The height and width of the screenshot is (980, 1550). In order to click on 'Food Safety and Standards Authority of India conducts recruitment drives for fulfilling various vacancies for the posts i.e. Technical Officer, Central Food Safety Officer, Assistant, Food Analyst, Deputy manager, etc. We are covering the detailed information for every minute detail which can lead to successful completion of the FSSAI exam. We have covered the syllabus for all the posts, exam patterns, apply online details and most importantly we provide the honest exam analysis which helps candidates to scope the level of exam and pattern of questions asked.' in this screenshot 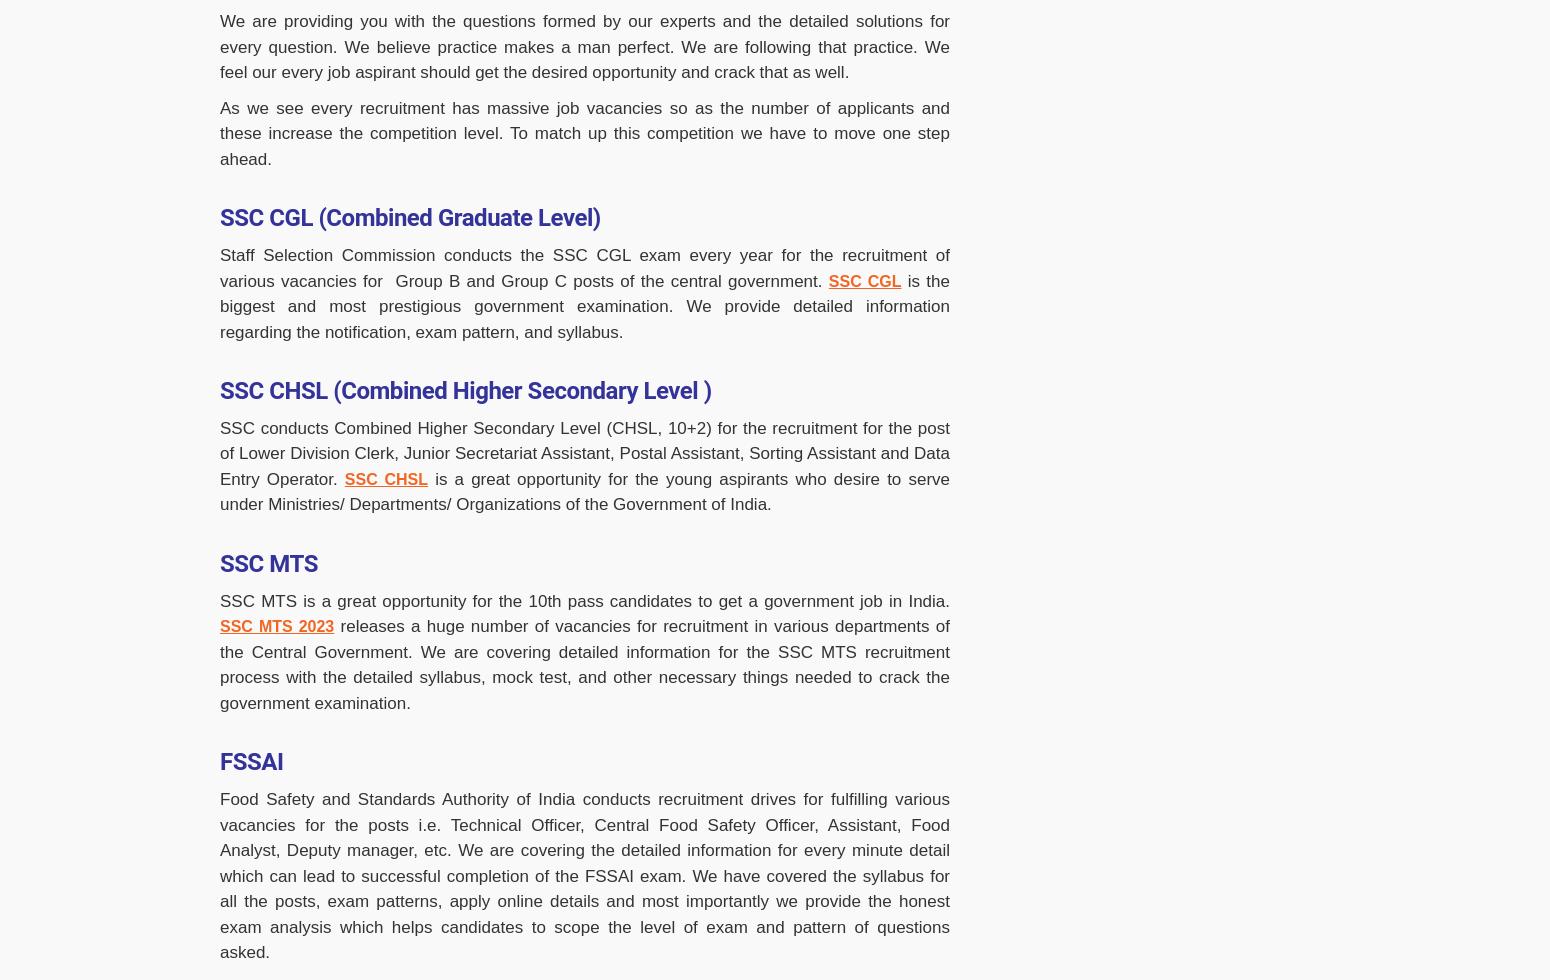, I will do `click(584, 876)`.